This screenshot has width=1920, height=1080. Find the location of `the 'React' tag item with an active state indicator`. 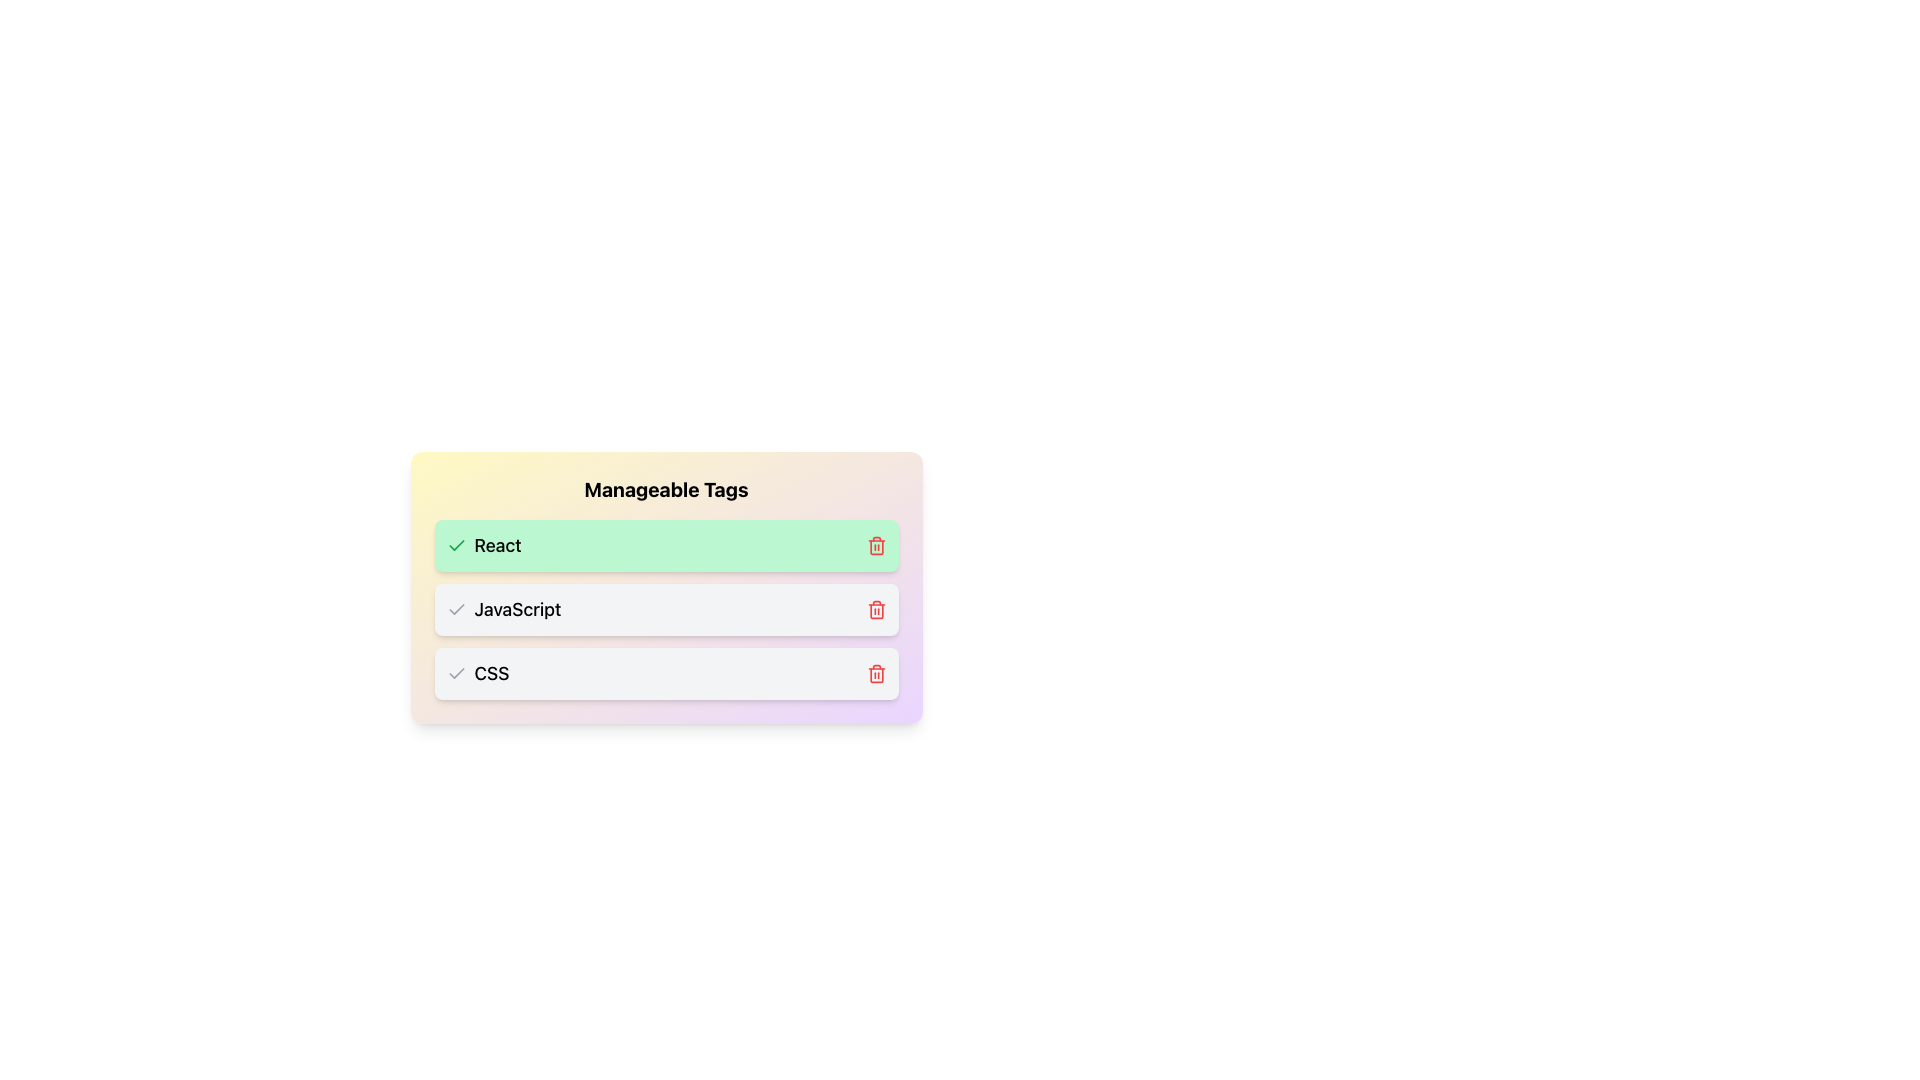

the 'React' tag item with an active state indicator is located at coordinates (484, 546).